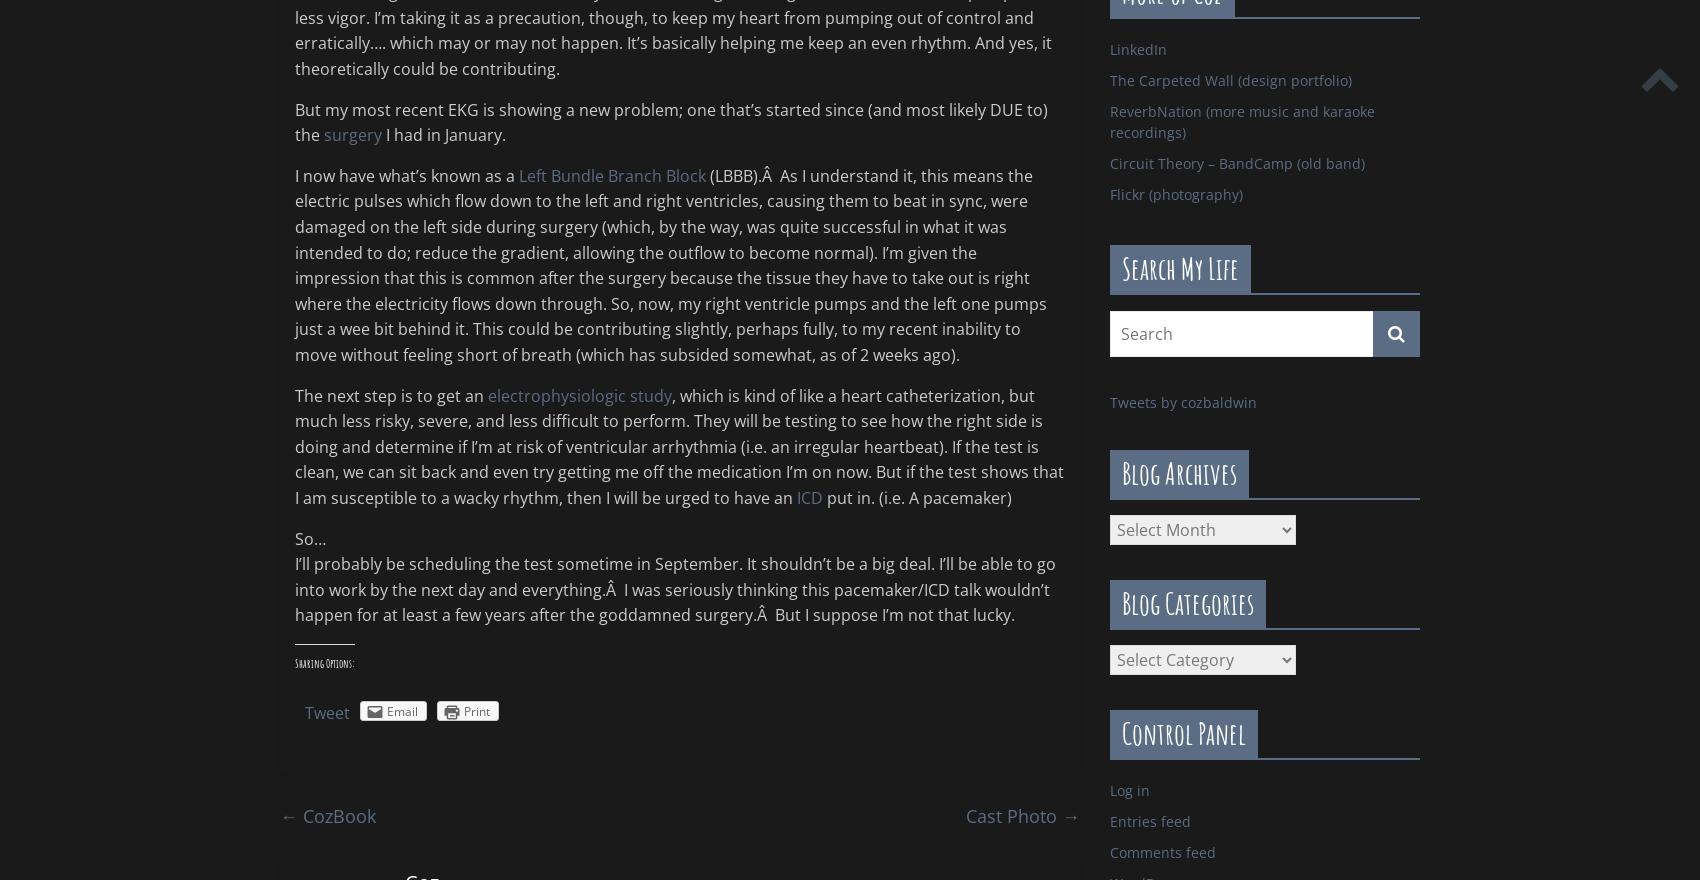  I want to click on 'But my most recent EKG is showing a new problem; one that’s started since (and most likely DUE to) the', so click(671, 121).